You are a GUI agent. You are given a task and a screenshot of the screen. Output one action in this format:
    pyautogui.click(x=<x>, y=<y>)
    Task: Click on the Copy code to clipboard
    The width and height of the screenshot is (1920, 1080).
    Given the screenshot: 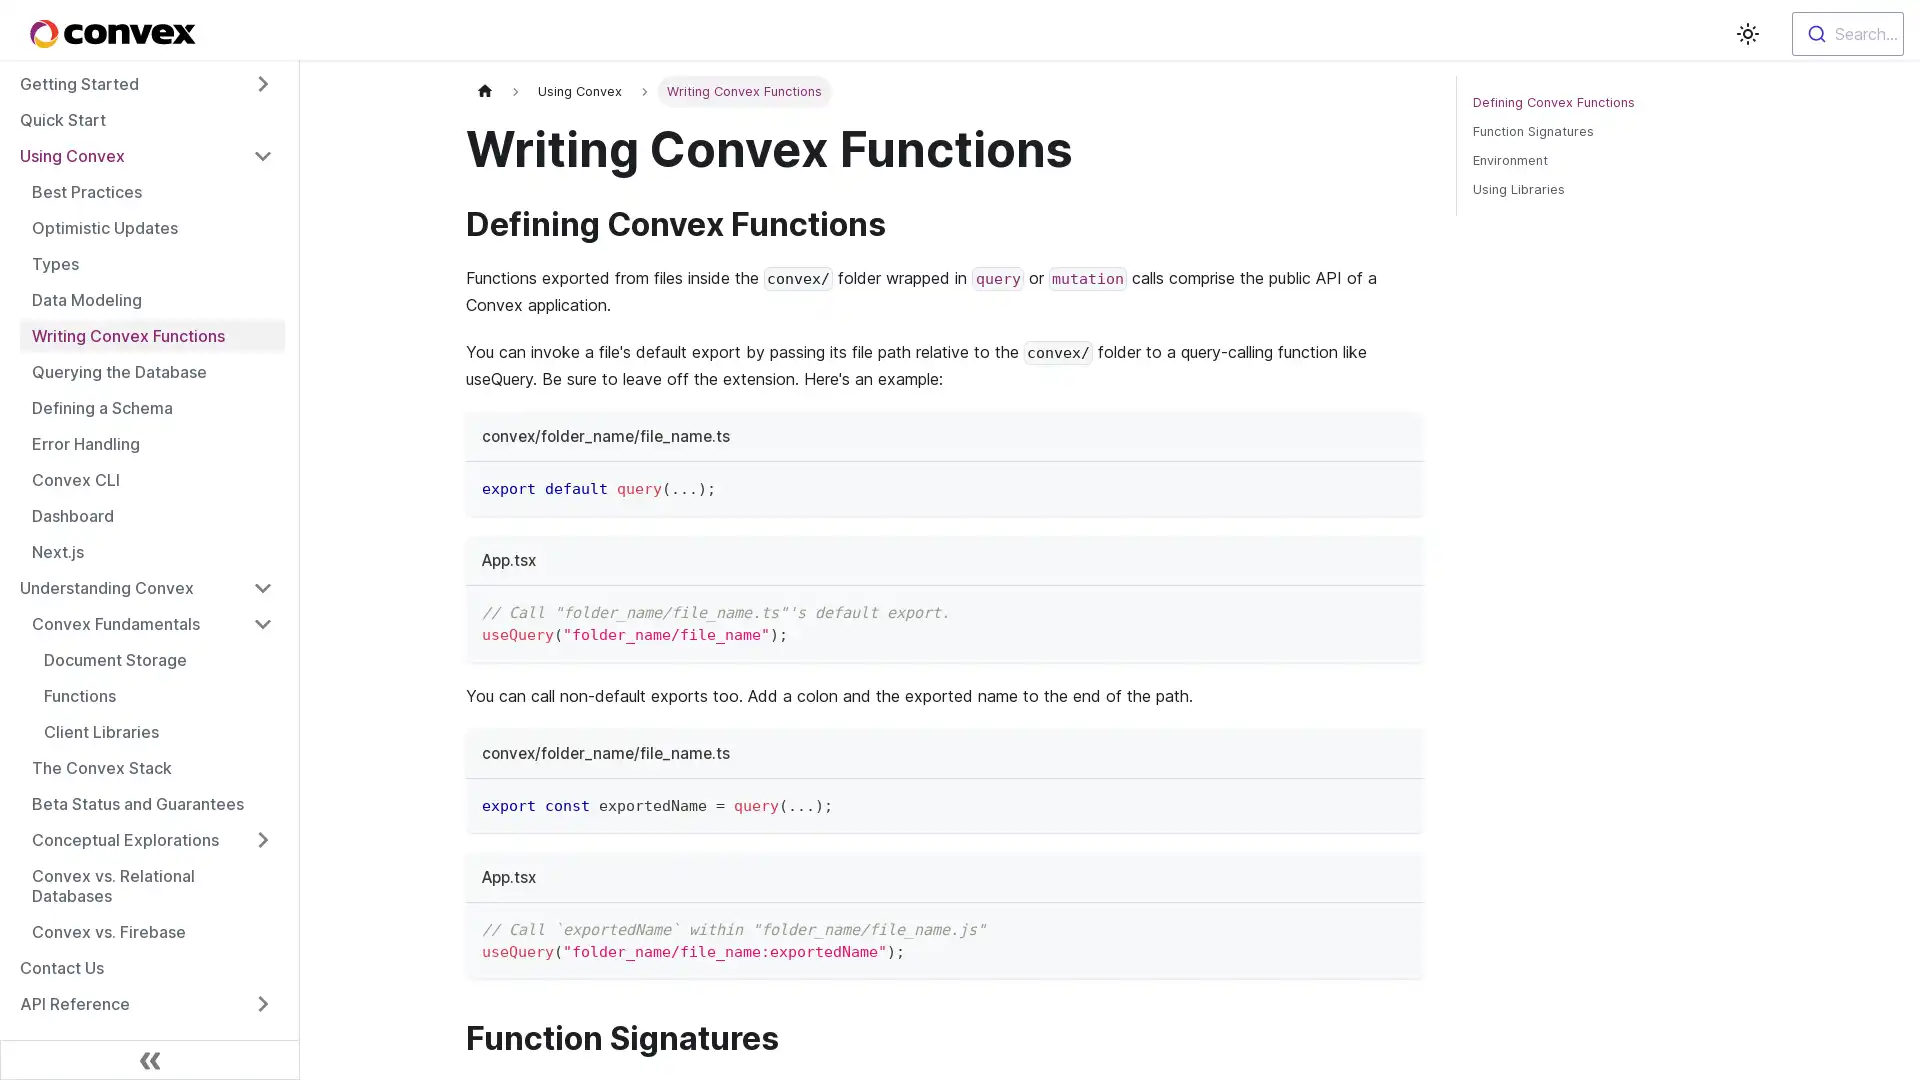 What is the action you would take?
    pyautogui.click(x=1398, y=801)
    